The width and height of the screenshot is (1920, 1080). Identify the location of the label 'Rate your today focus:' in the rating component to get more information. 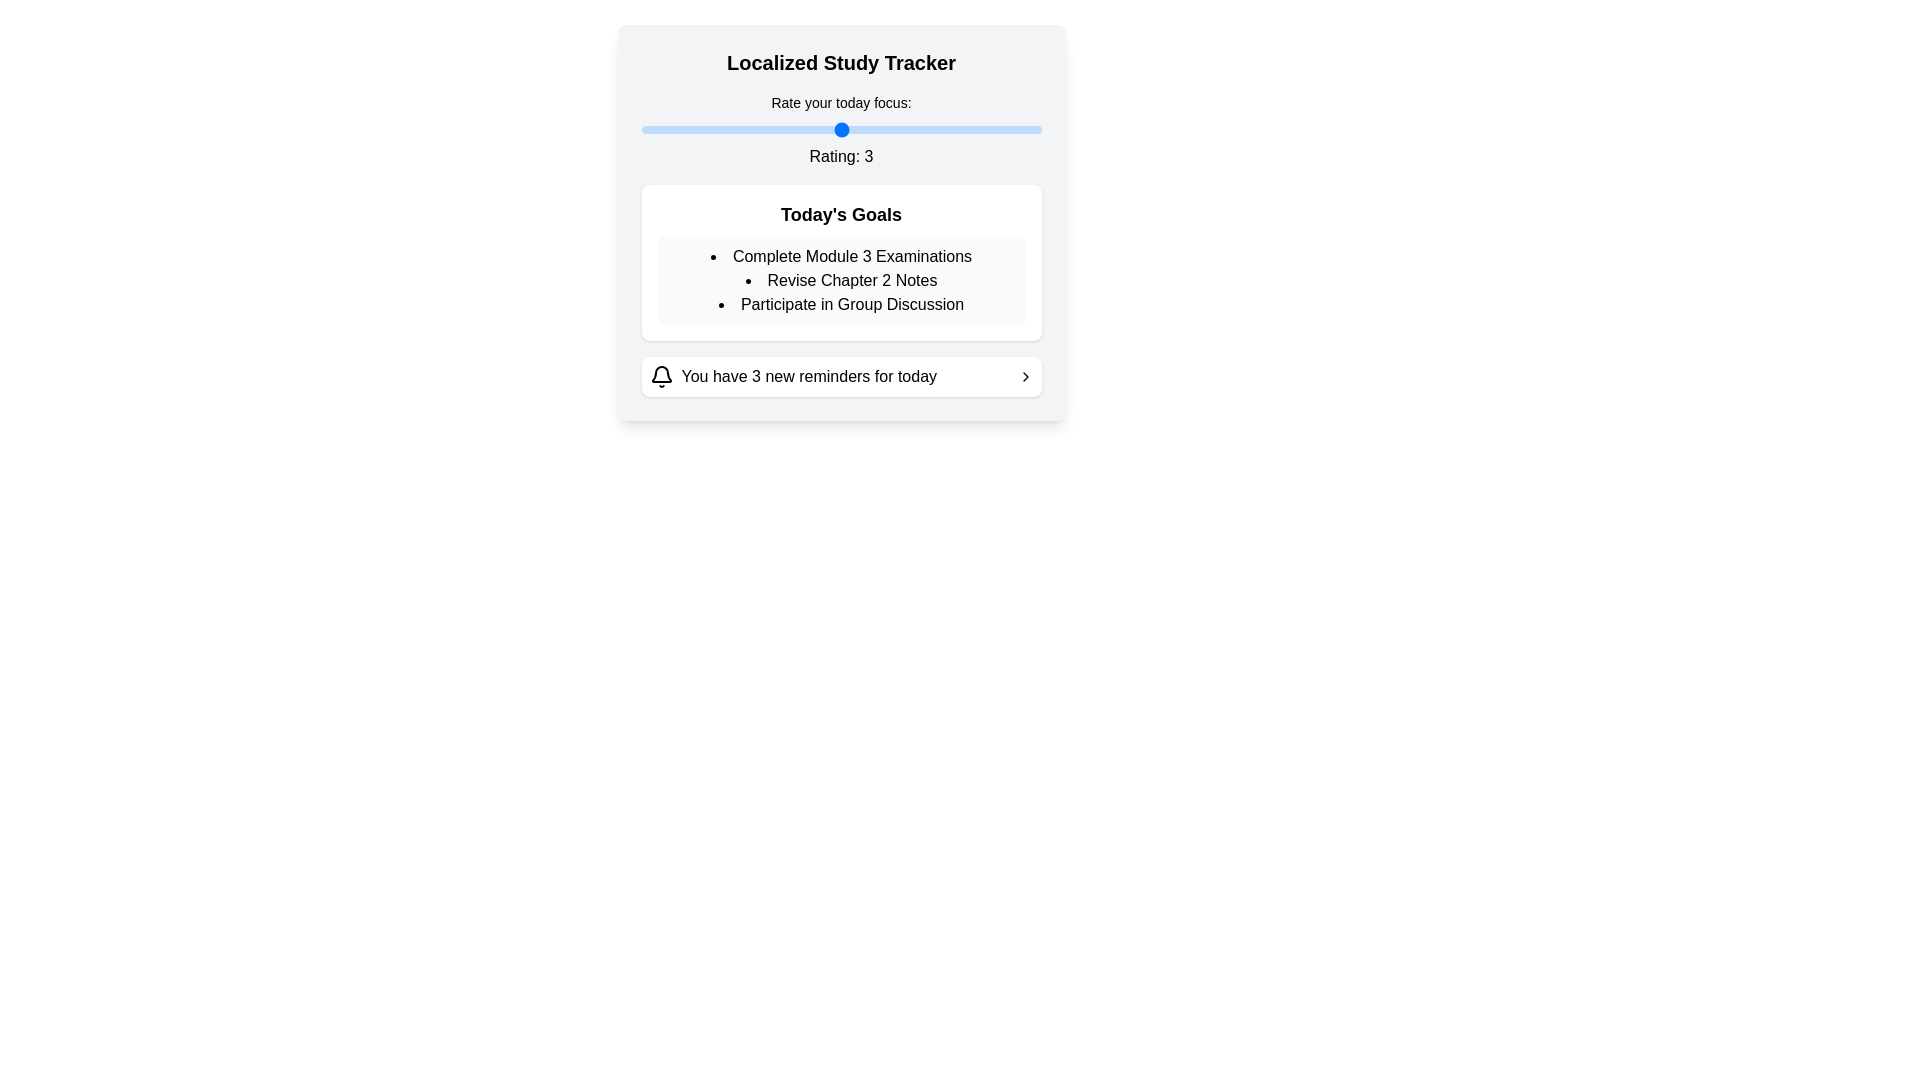
(841, 131).